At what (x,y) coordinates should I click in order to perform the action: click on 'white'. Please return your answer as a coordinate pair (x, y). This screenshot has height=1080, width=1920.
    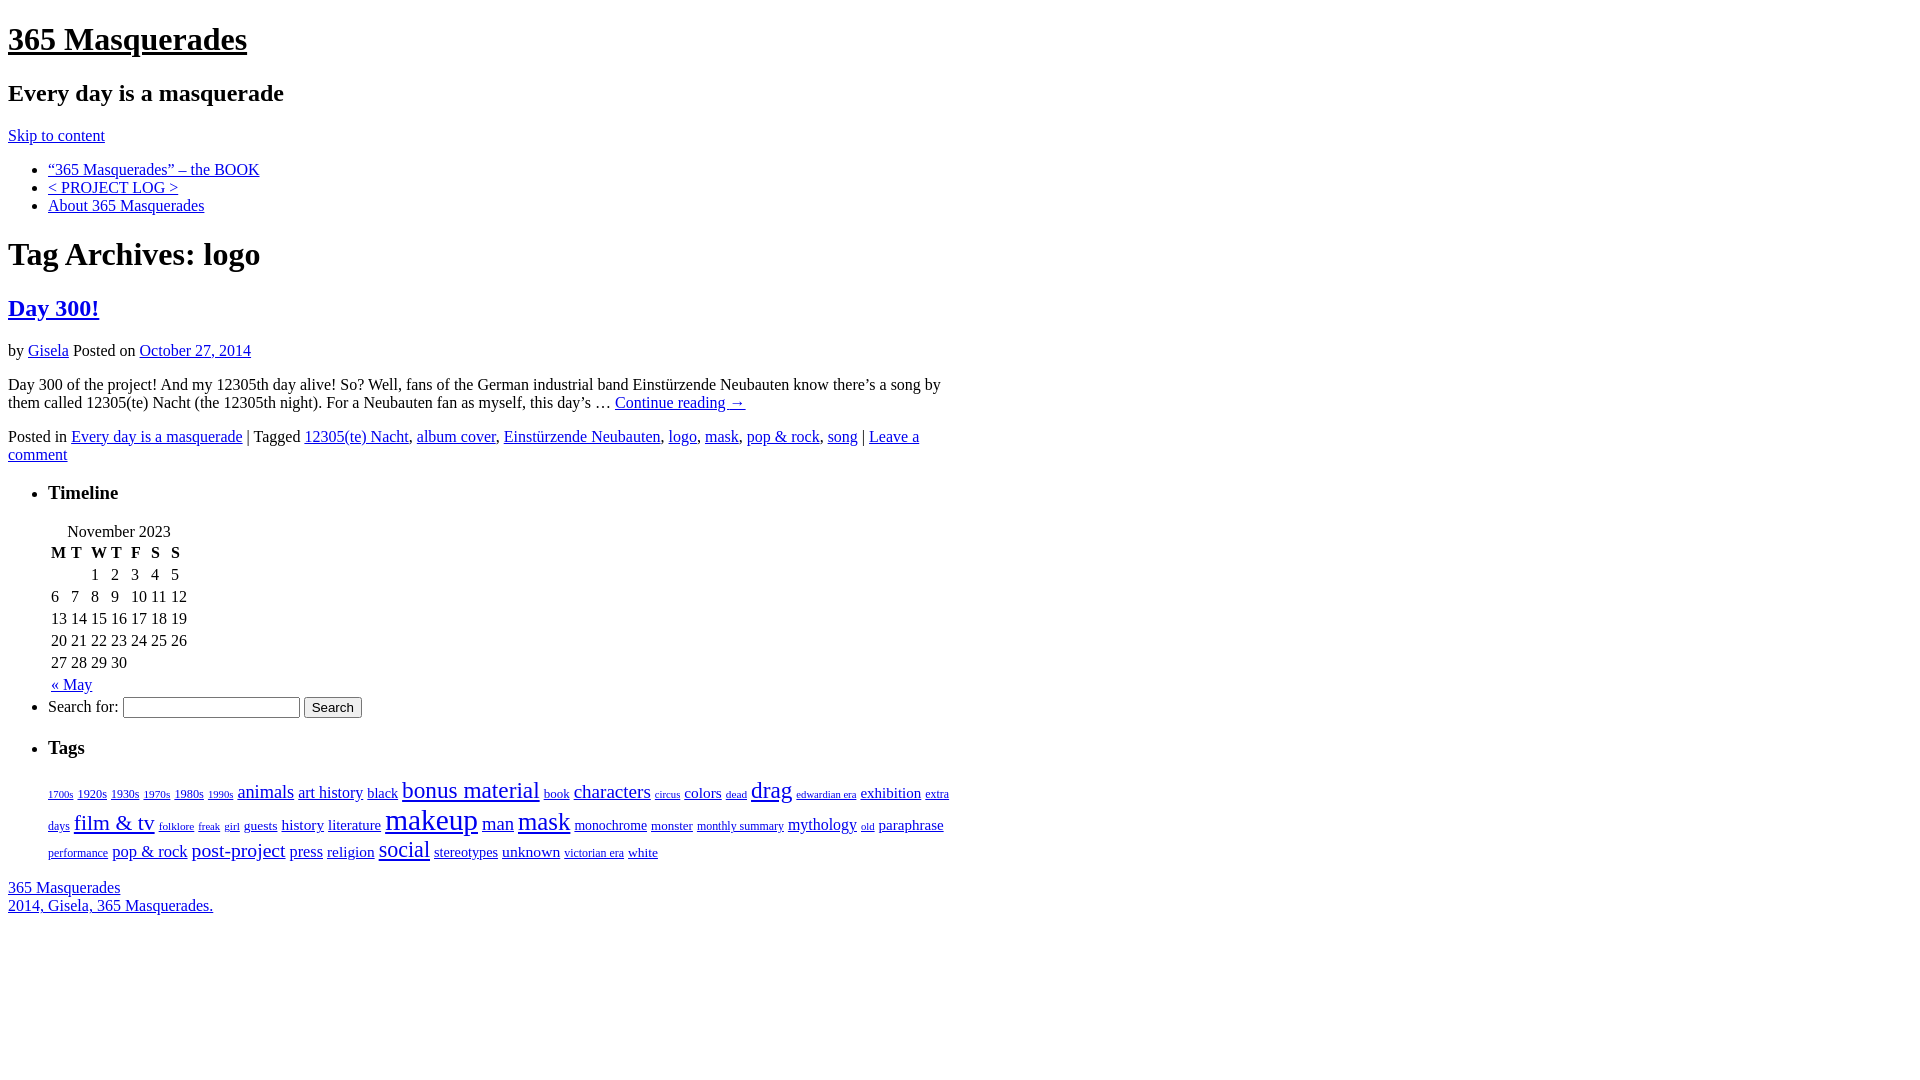
    Looking at the image, I should click on (643, 852).